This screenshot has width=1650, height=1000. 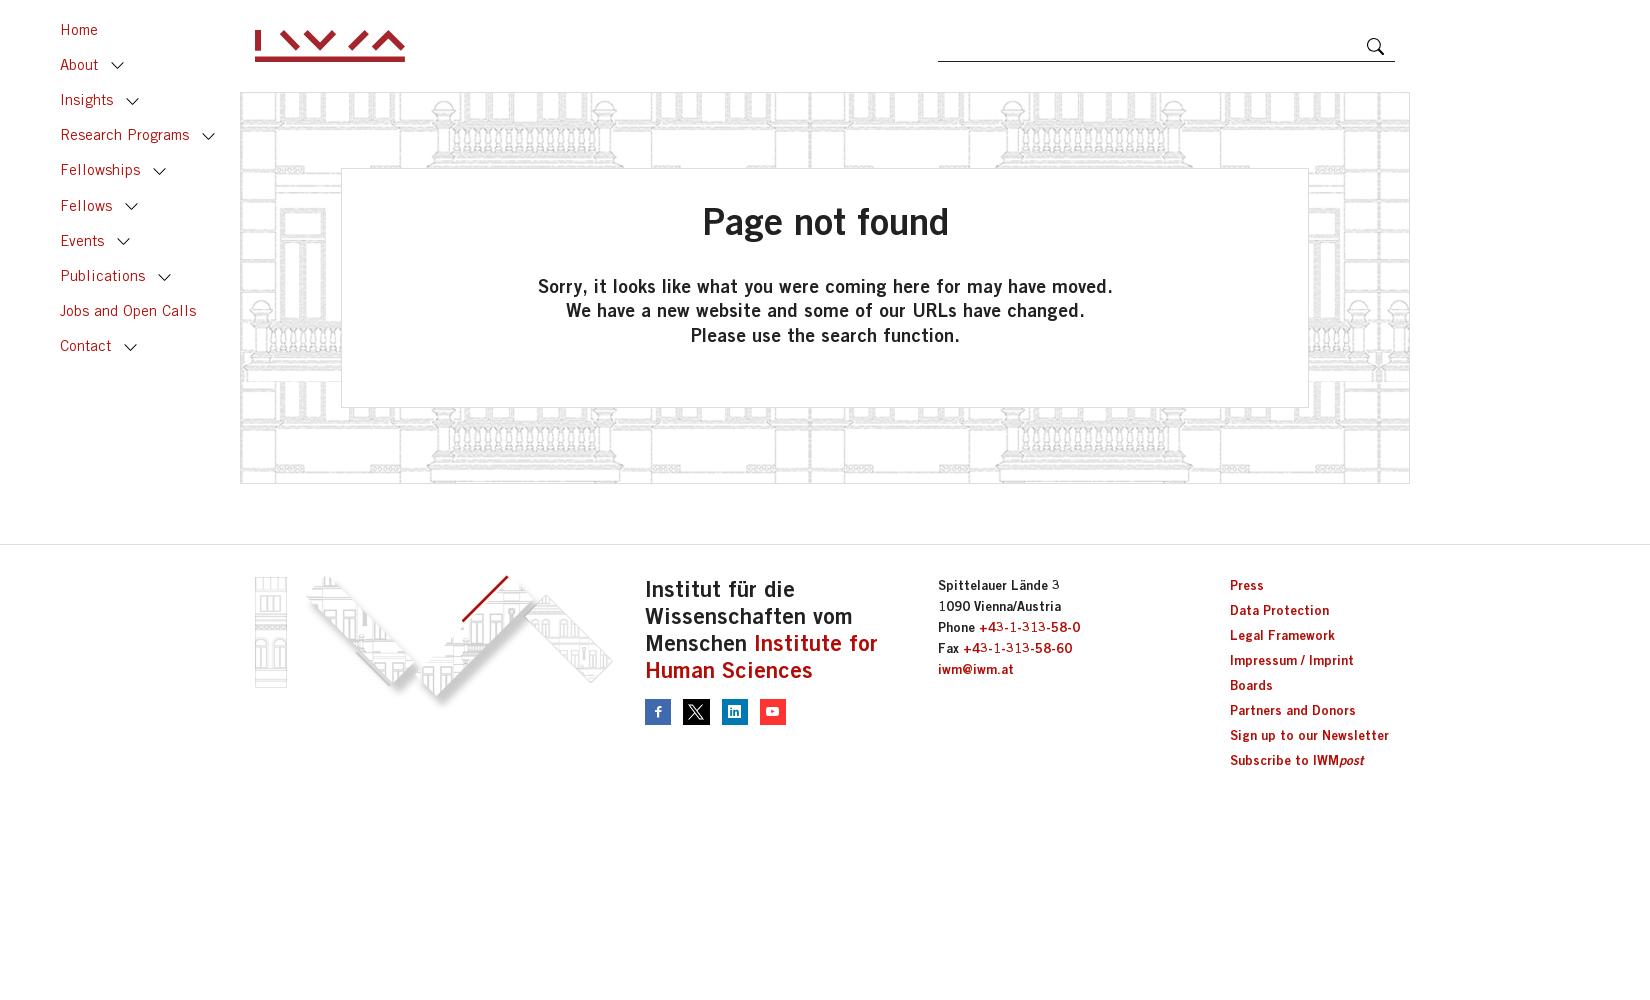 I want to click on '+43-1-313-58-0', so click(x=1028, y=627).